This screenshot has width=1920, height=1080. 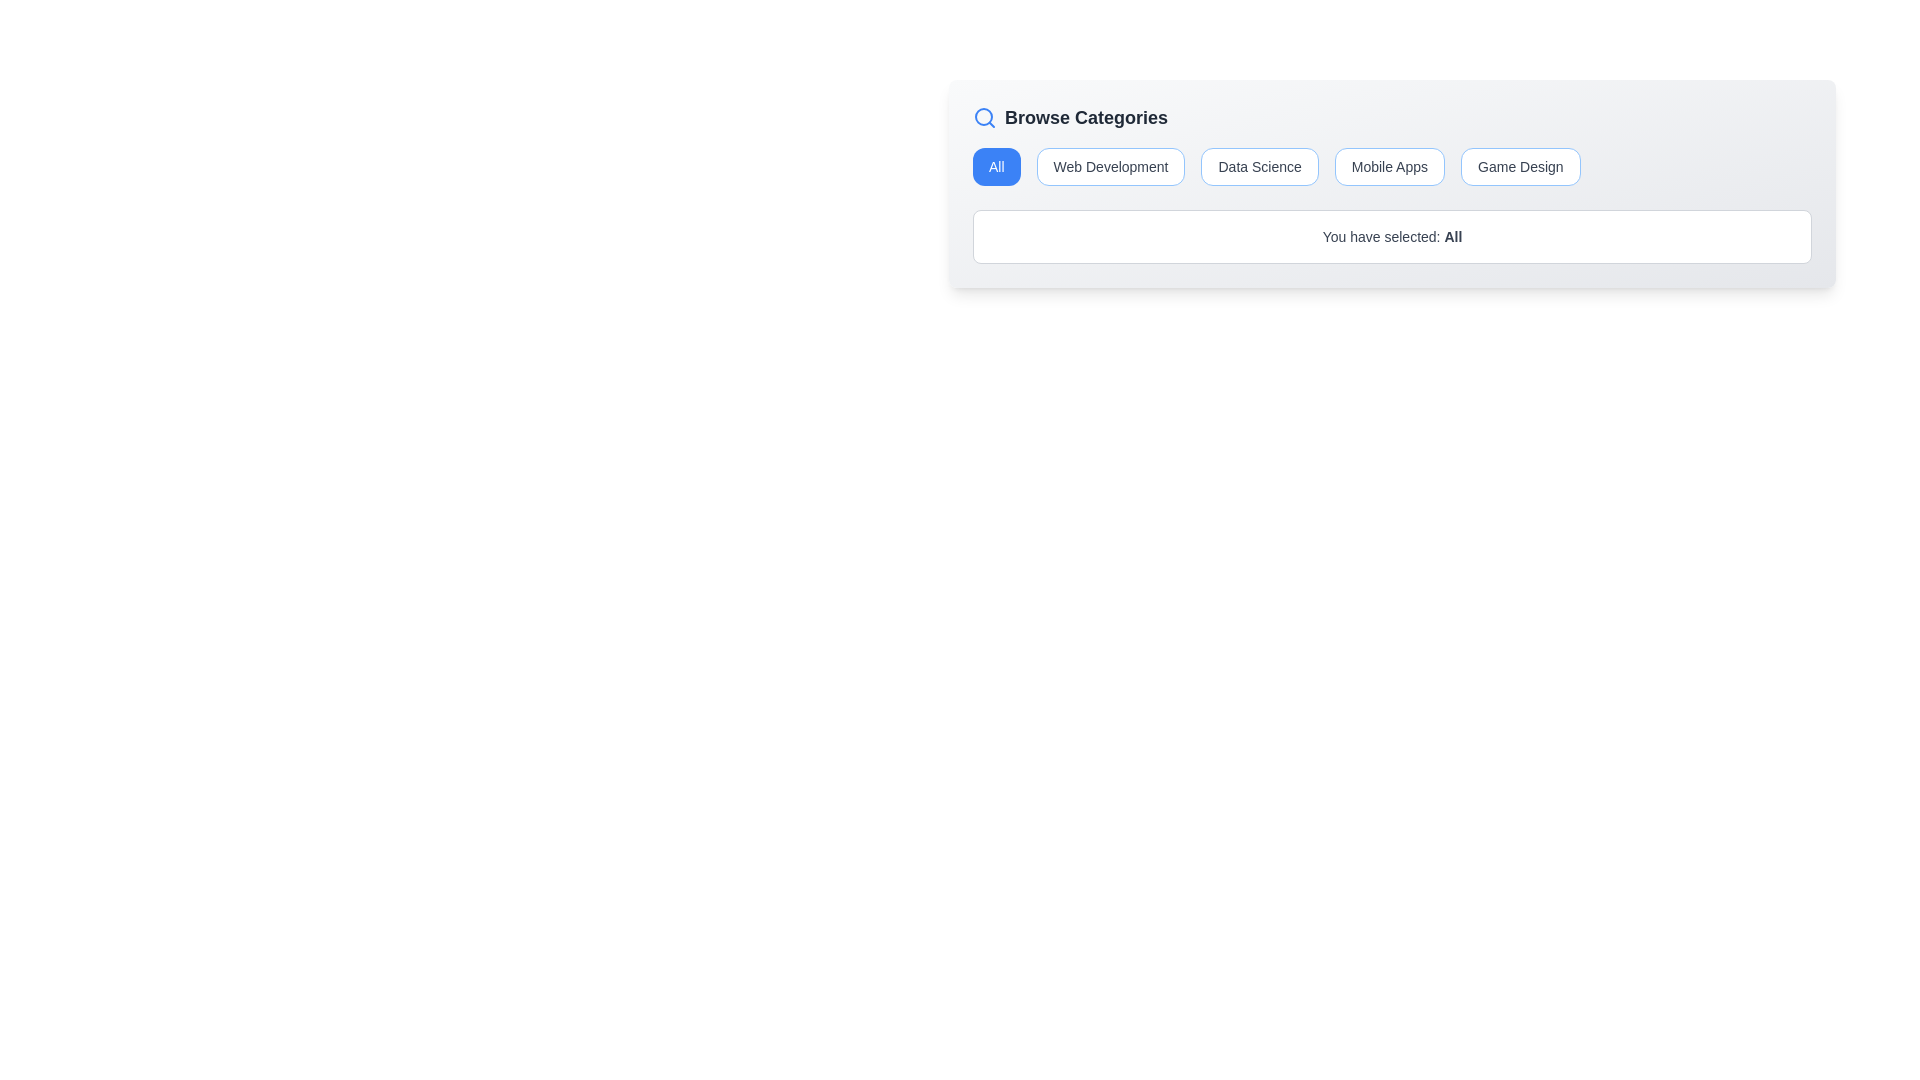 What do you see at coordinates (1453, 235) in the screenshot?
I see `the text label 'All', which is bolded and highlighted within the string 'You have selected: All' located in the lower center of the layout` at bounding box center [1453, 235].